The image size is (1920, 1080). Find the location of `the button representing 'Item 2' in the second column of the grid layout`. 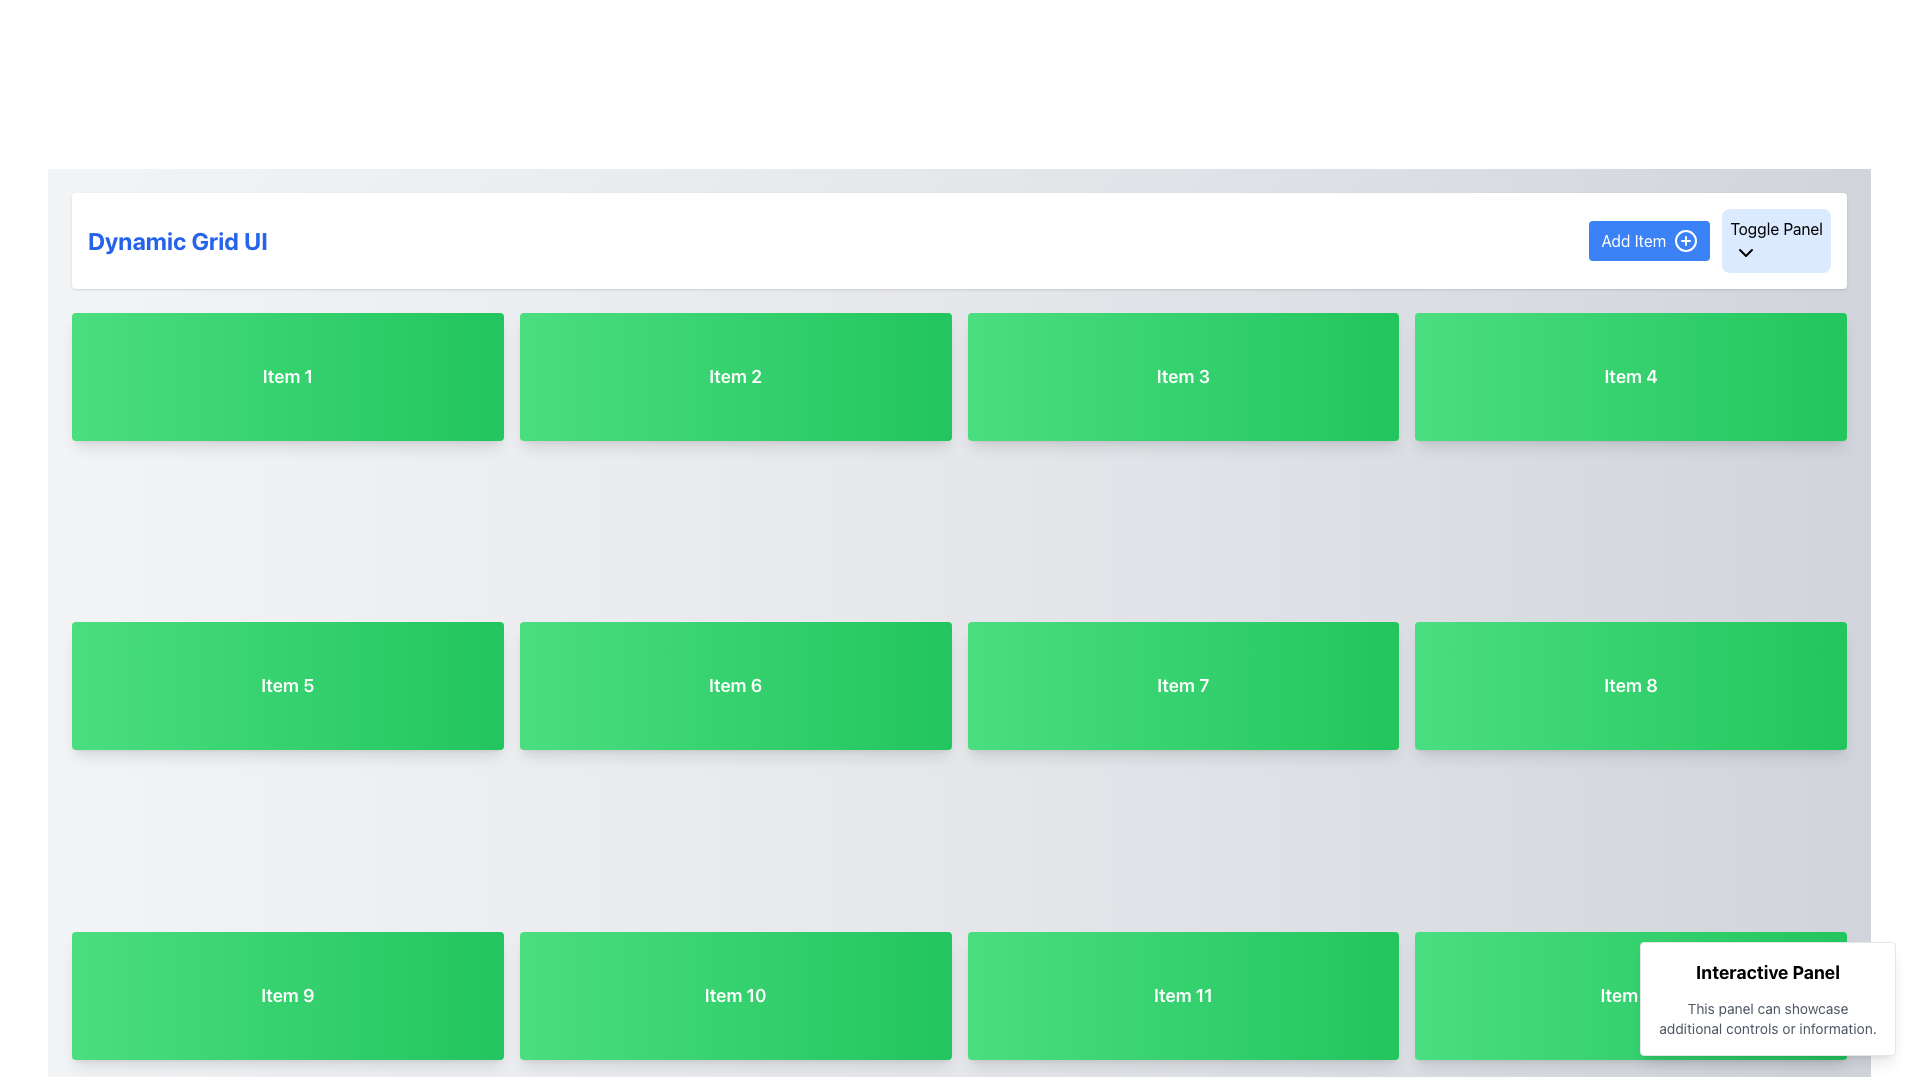

the button representing 'Item 2' in the second column of the grid layout is located at coordinates (734, 377).